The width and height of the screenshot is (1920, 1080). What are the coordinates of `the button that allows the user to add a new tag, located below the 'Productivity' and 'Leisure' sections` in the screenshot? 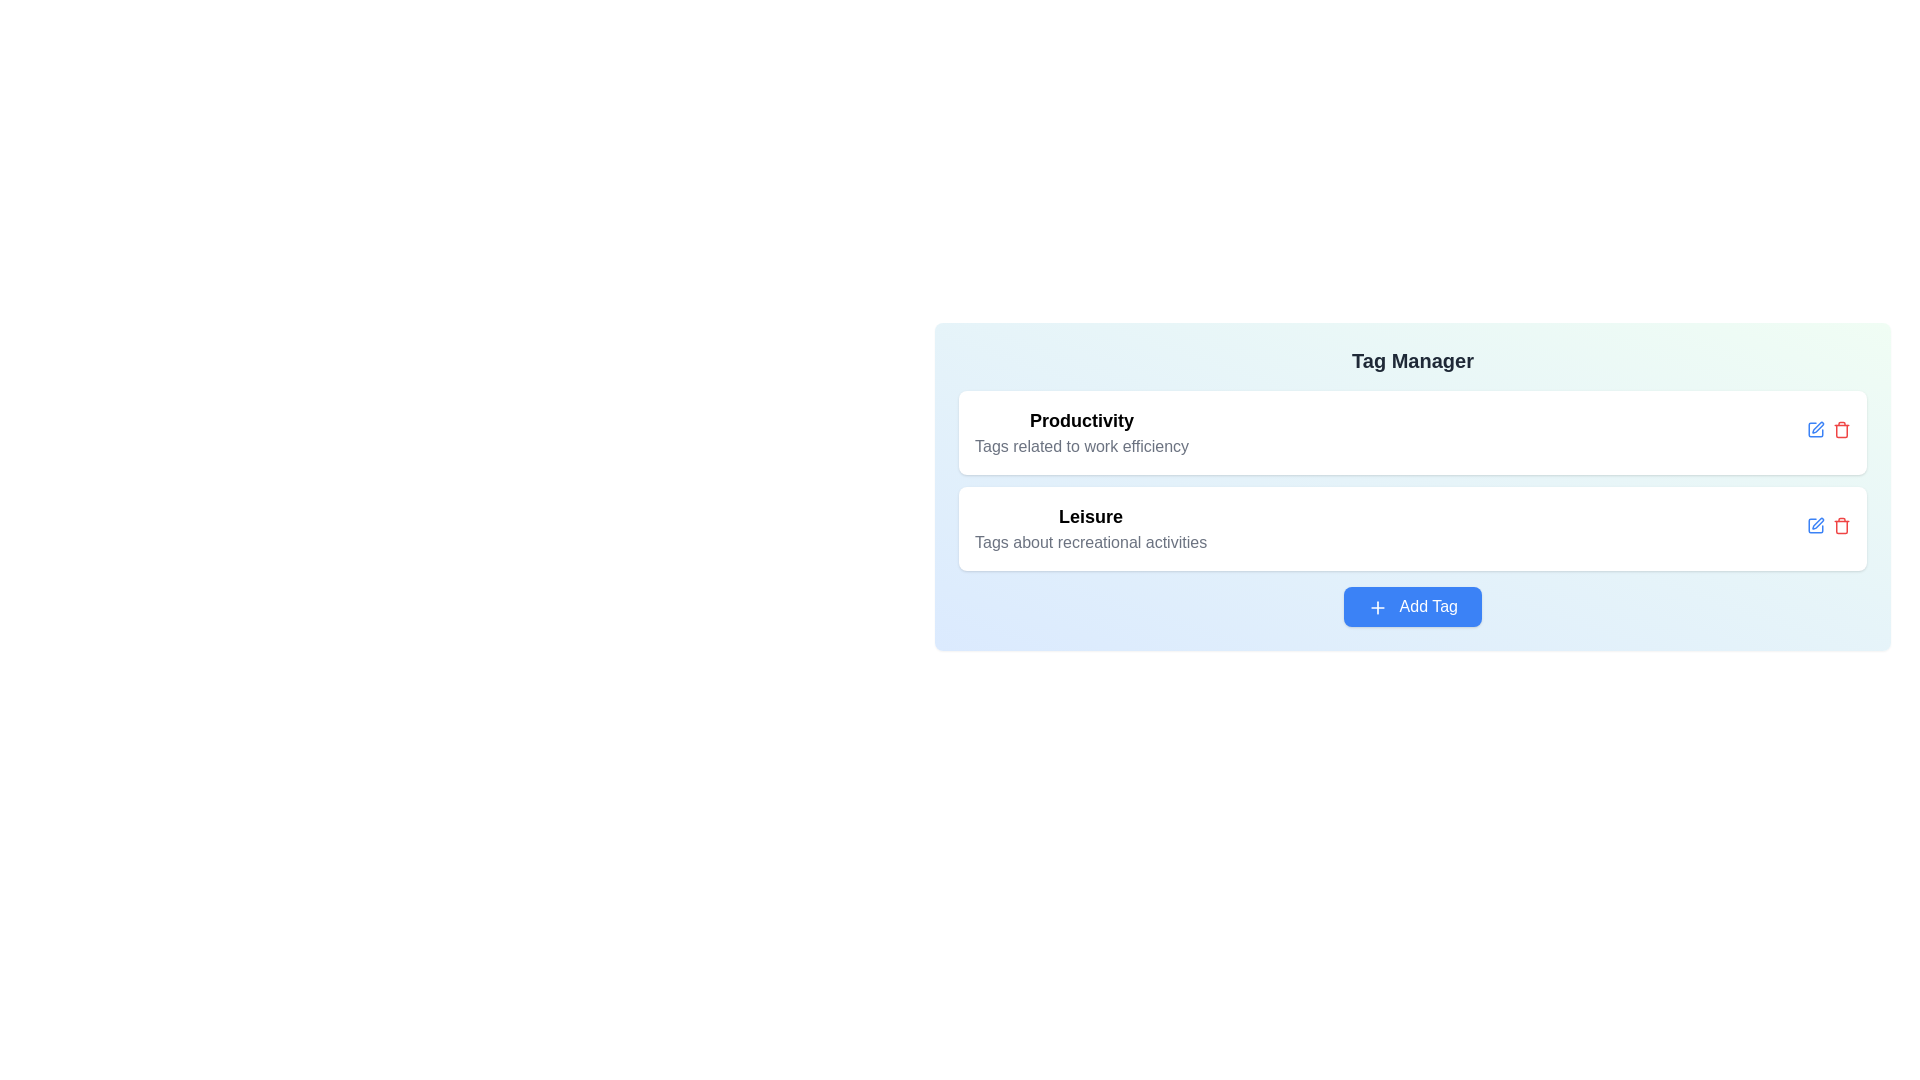 It's located at (1411, 605).